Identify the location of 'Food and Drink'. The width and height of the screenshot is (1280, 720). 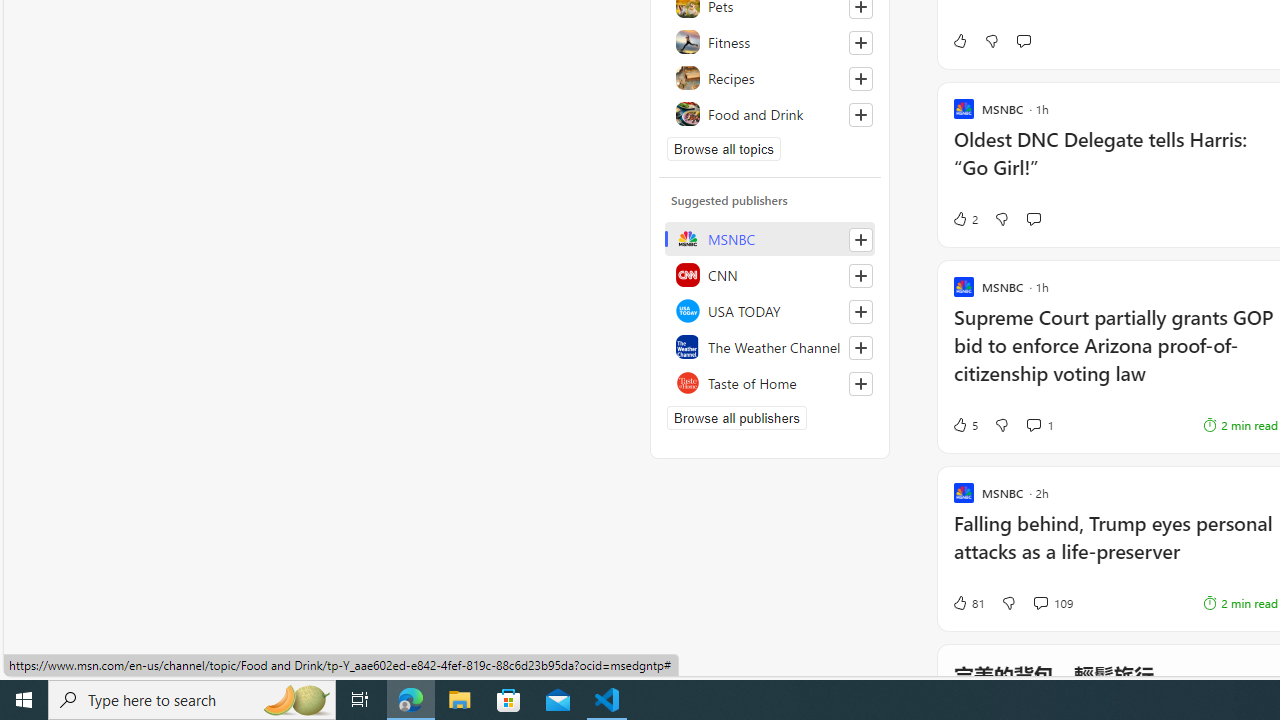
(769, 114).